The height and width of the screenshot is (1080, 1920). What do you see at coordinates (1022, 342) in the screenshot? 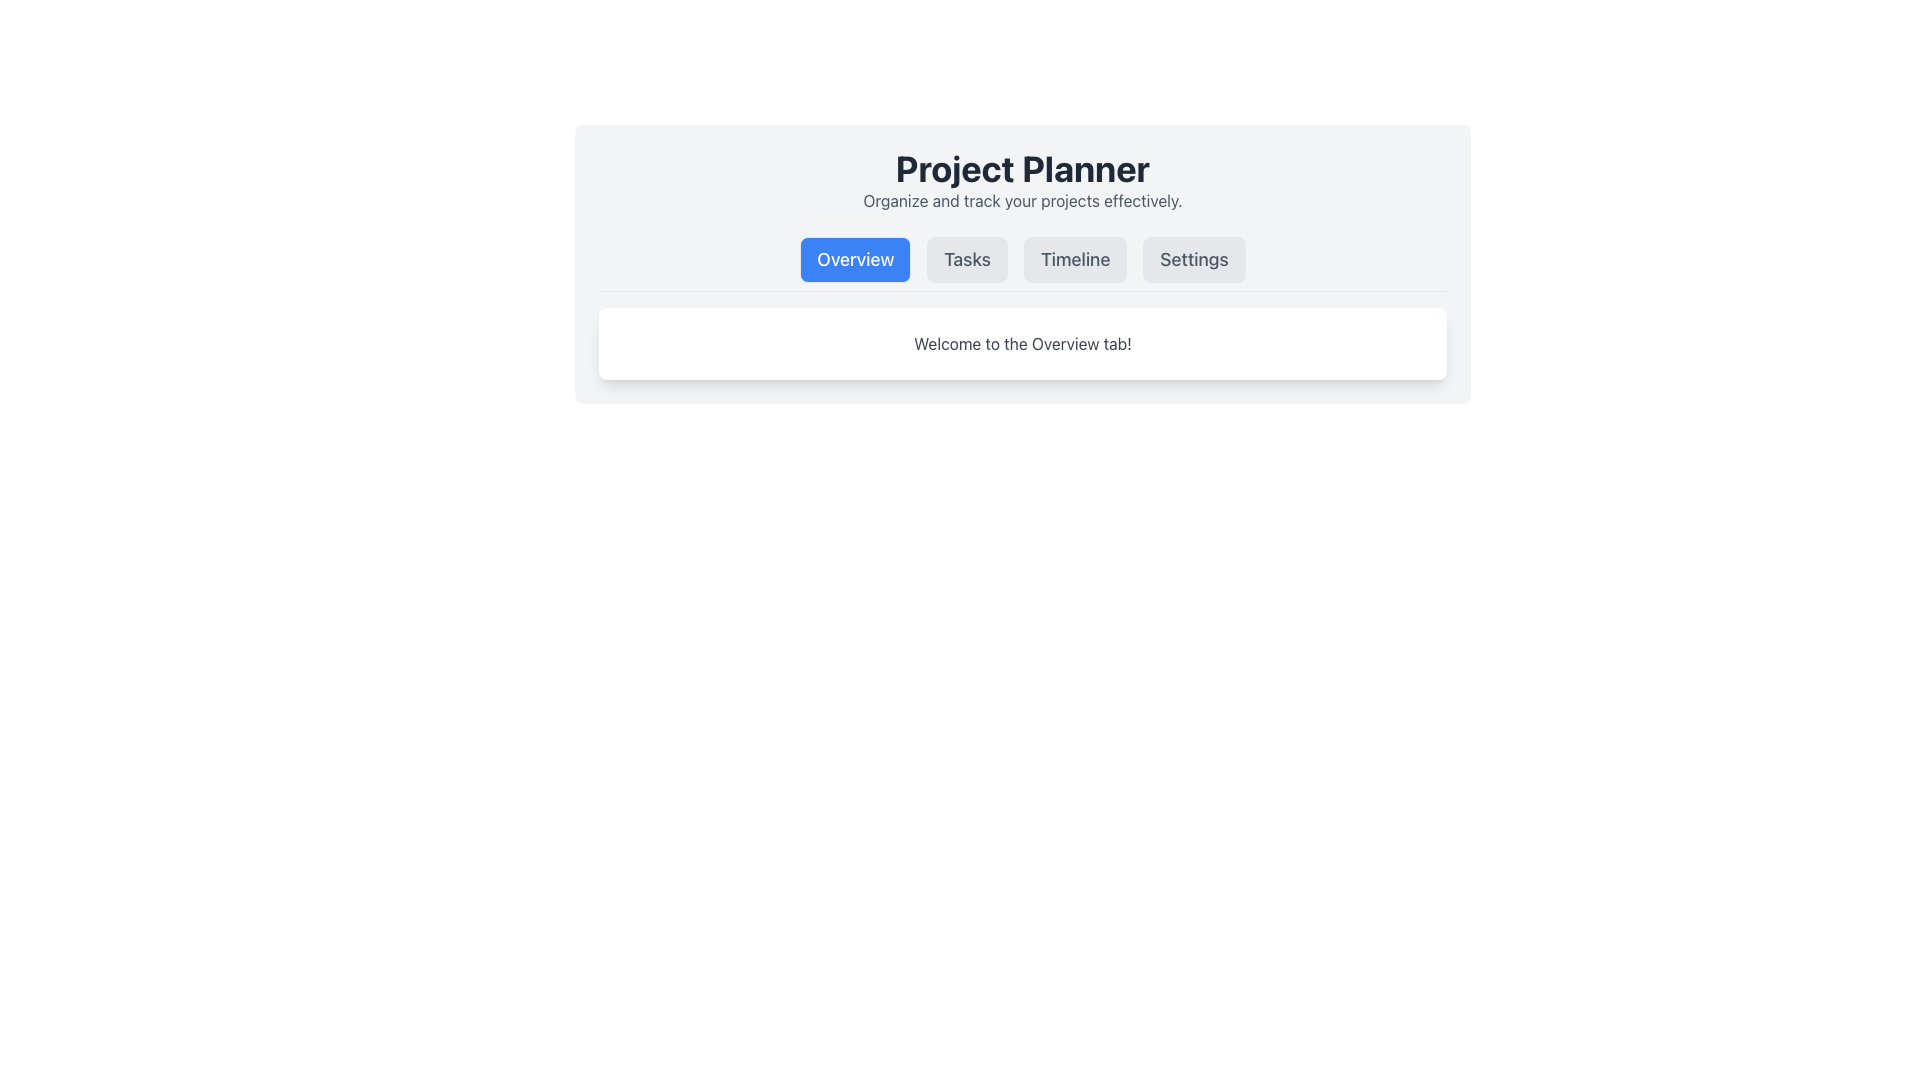
I see `message displayed in the static text label that shows 'Welcome to the Overview tab!' located below the navigation bar` at bounding box center [1022, 342].